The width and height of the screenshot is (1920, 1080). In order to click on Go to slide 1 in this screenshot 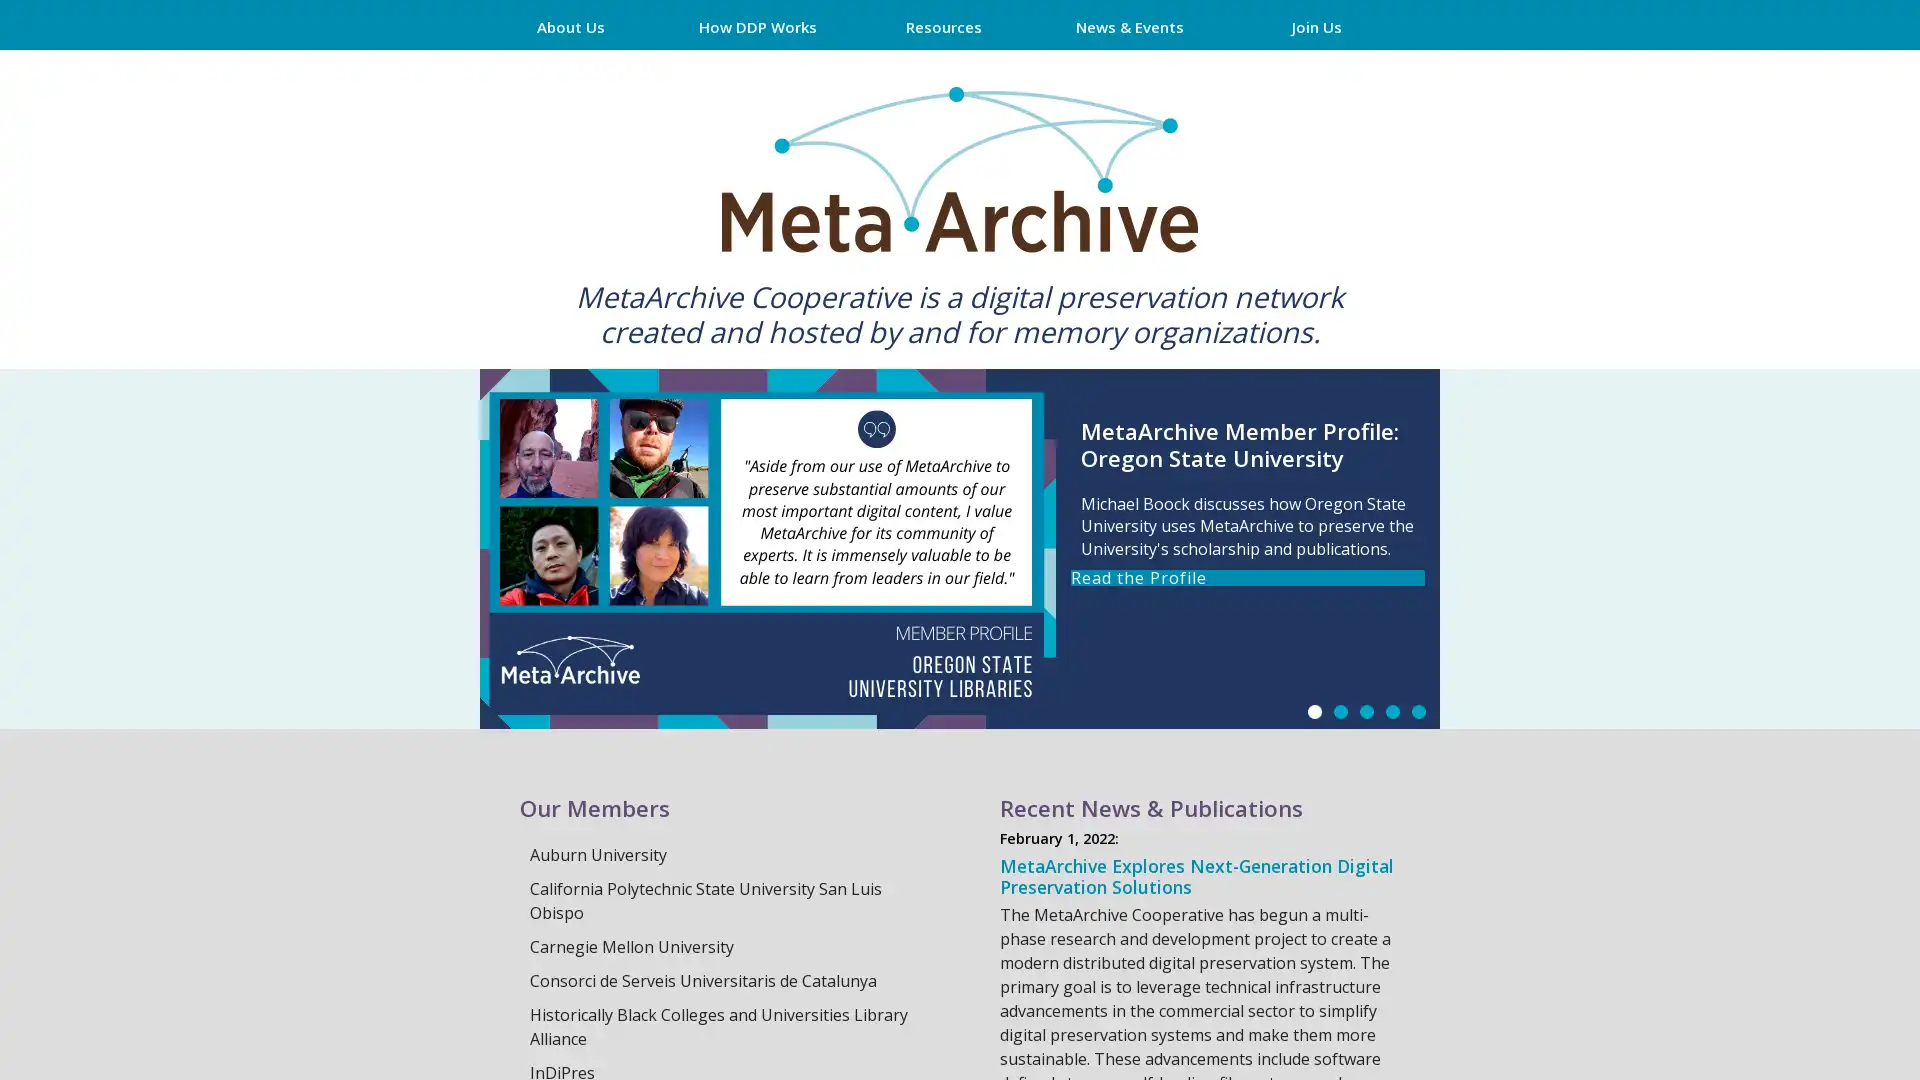, I will do `click(1315, 711)`.